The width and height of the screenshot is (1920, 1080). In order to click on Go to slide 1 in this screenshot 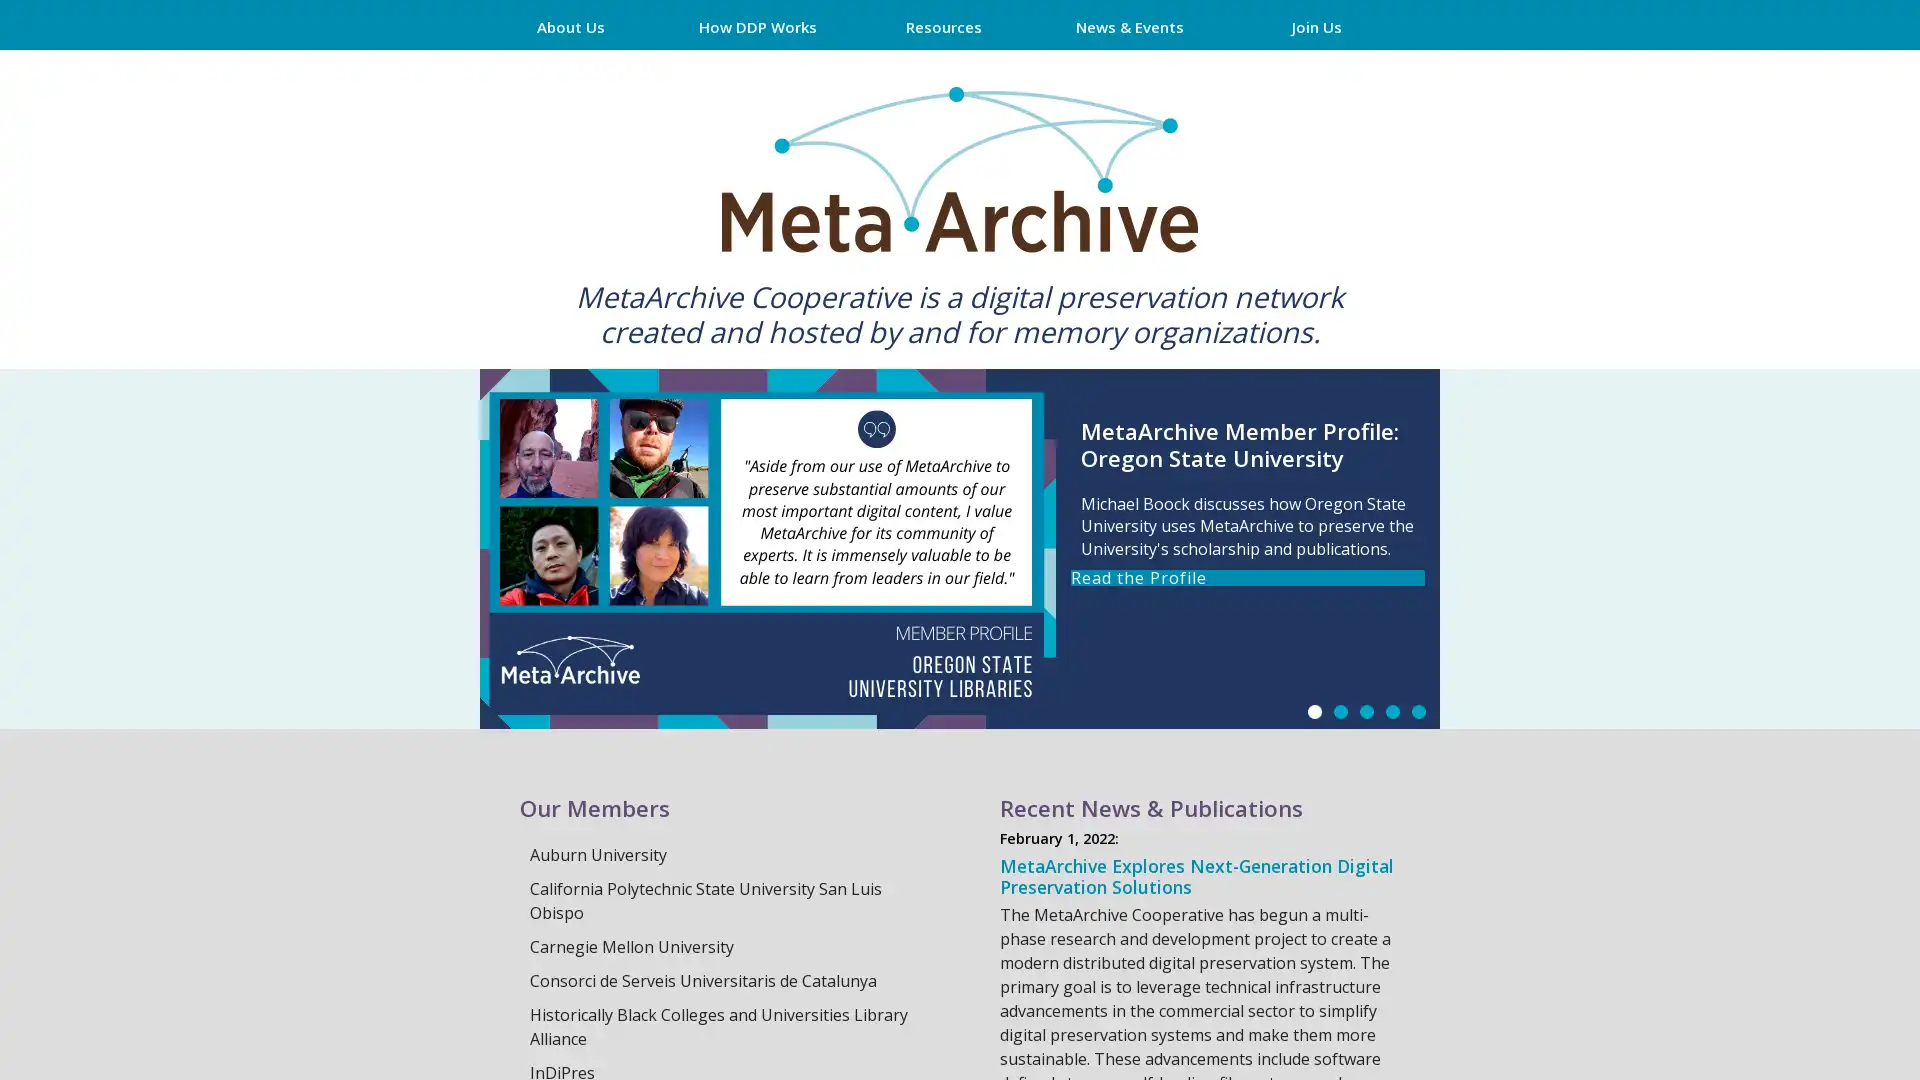, I will do `click(1315, 711)`.